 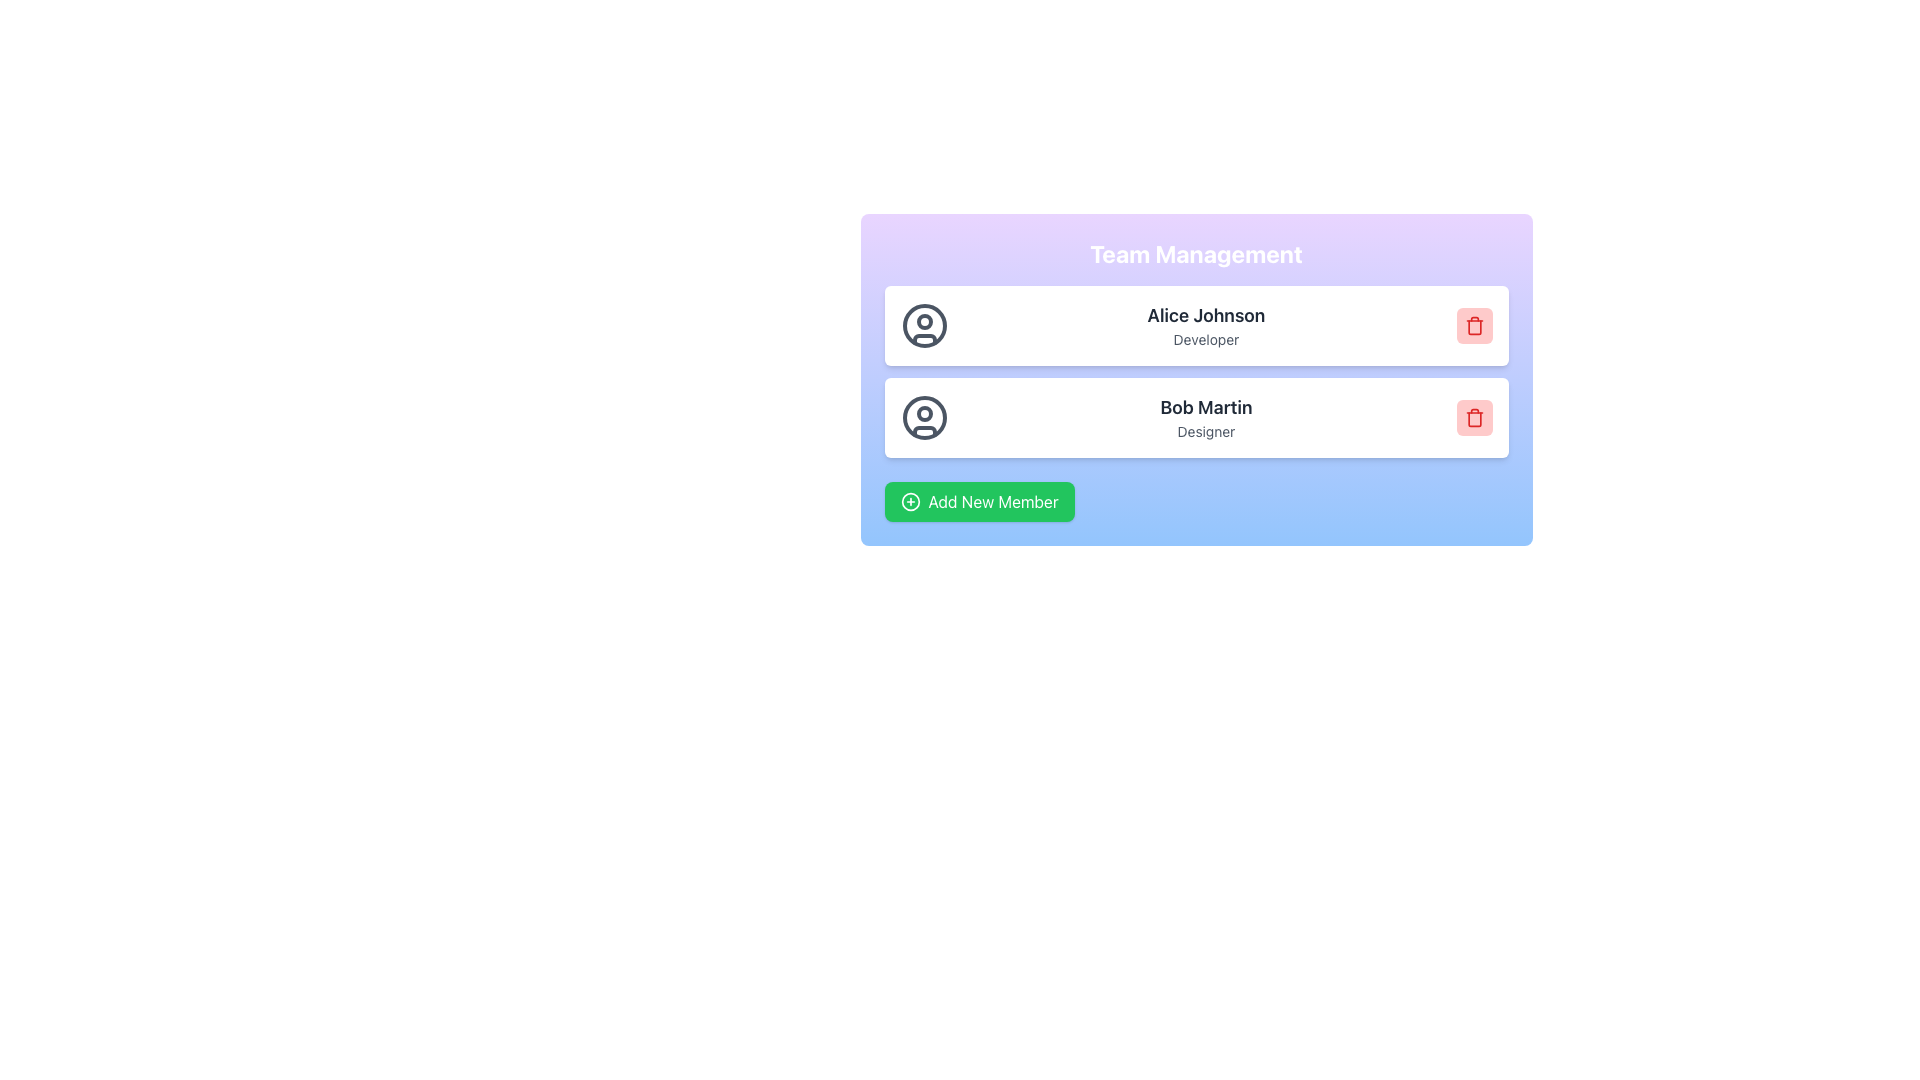 What do you see at coordinates (1474, 416) in the screenshot?
I see `the red button with a trash can icon located to the far right of the user information for 'Bob Martin, Designer'` at bounding box center [1474, 416].